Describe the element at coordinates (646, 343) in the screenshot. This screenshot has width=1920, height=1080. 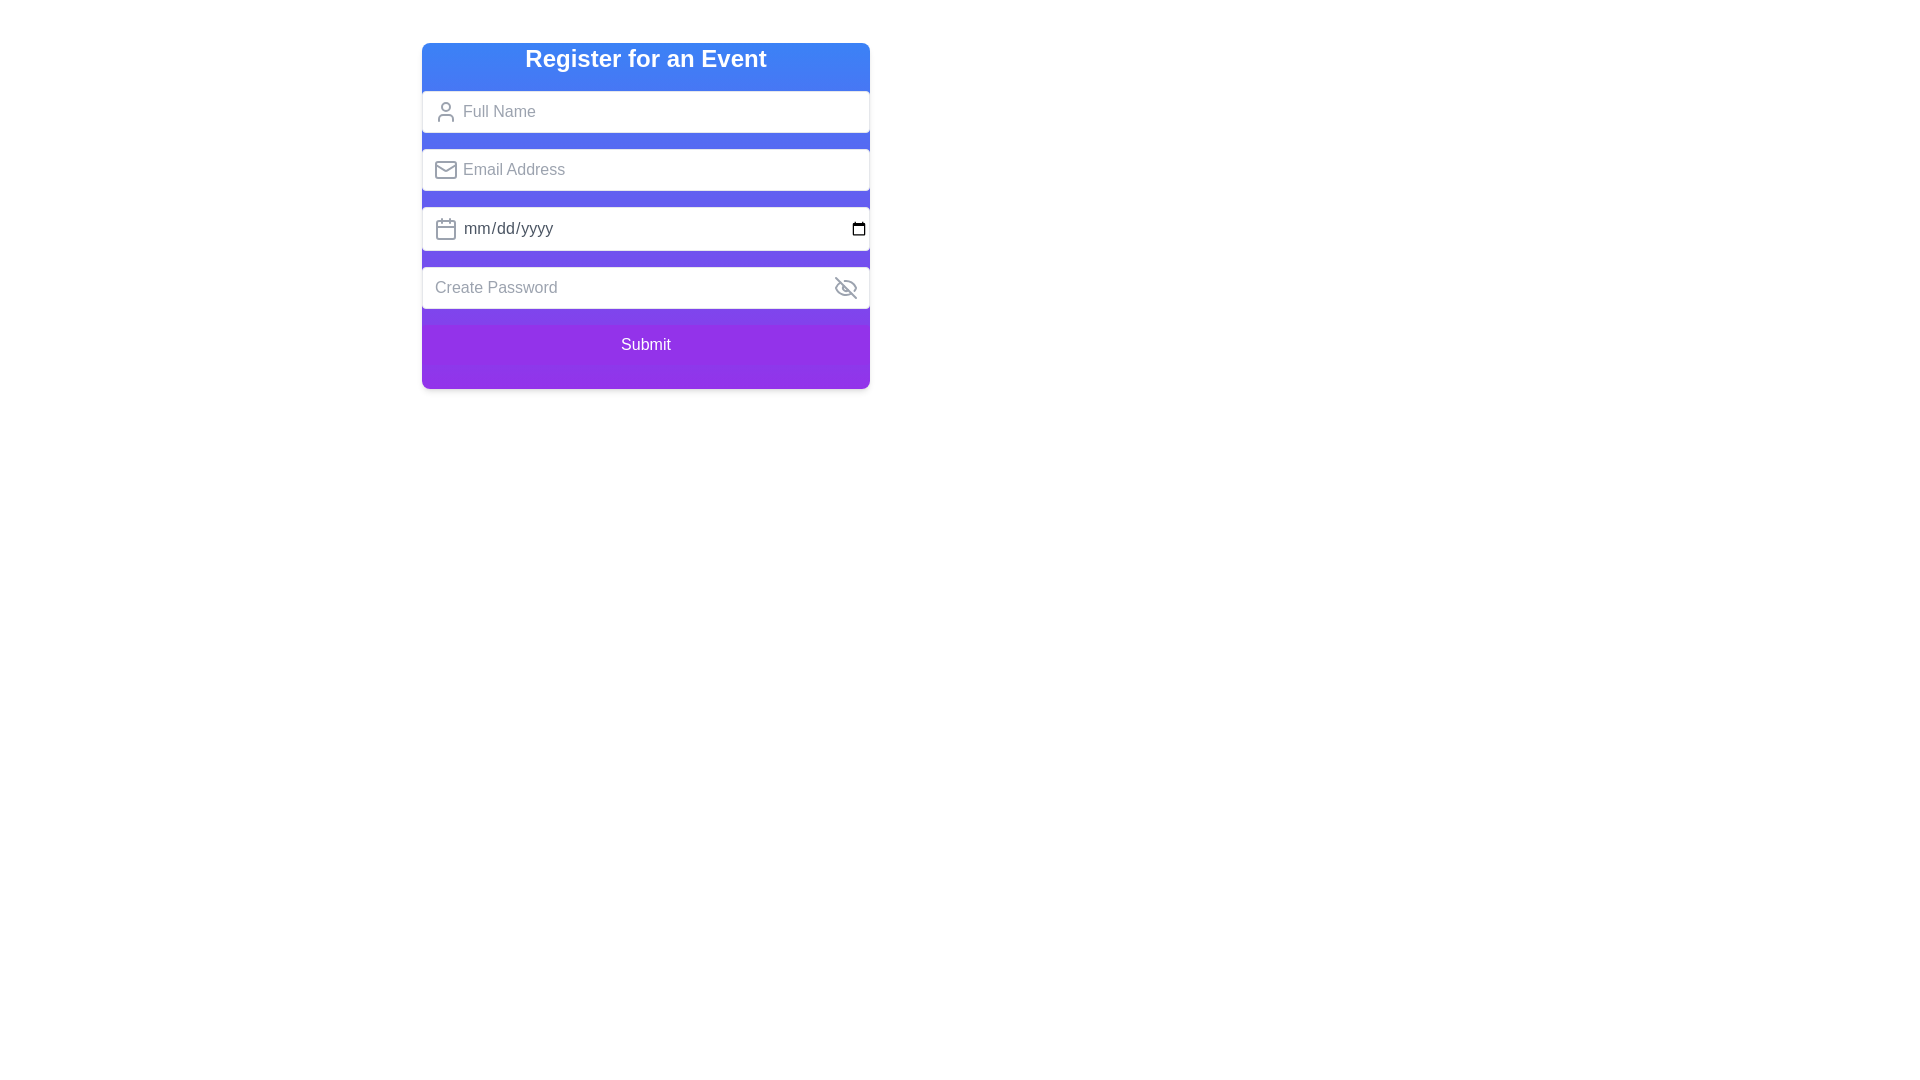
I see `the submit button located at the bottom of the form interface` at that location.